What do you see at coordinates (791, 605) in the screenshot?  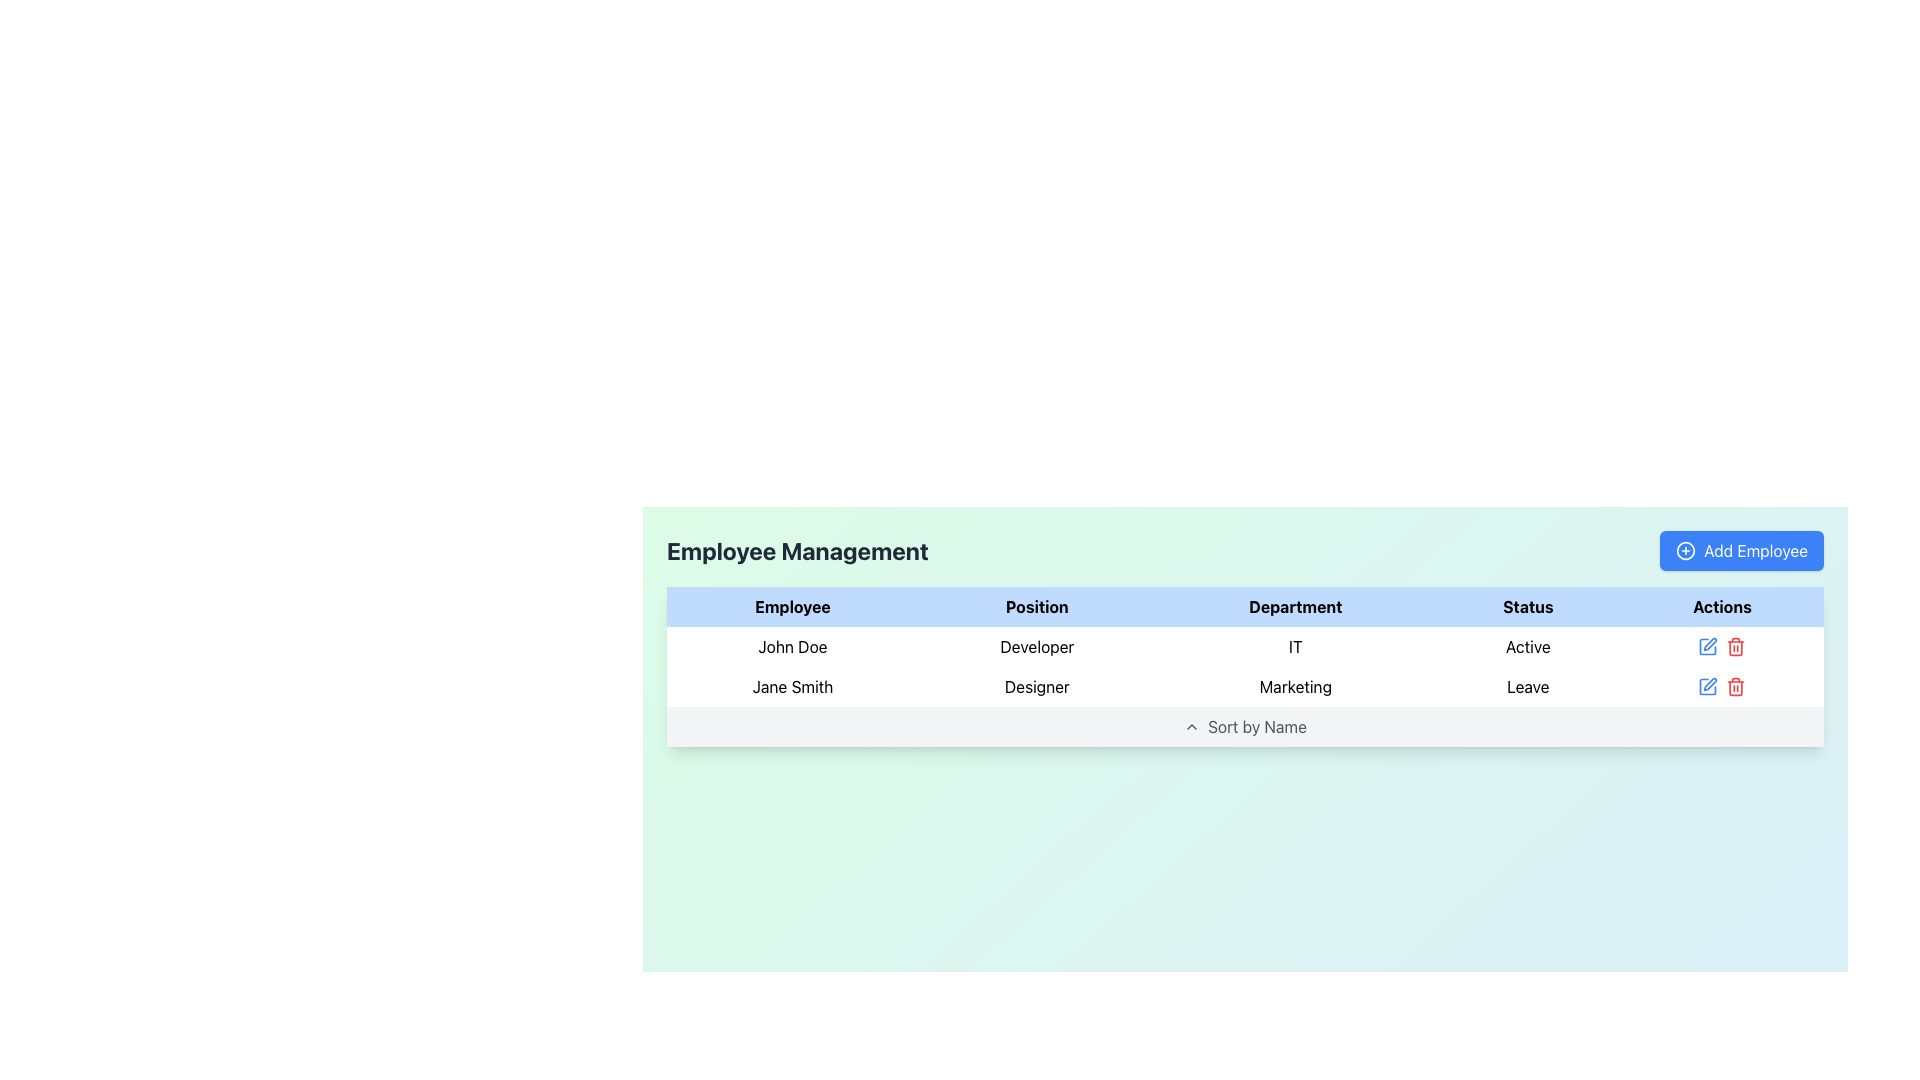 I see `the 'Employee' text label, which is the leftmost header in a light blue header row of a data table` at bounding box center [791, 605].